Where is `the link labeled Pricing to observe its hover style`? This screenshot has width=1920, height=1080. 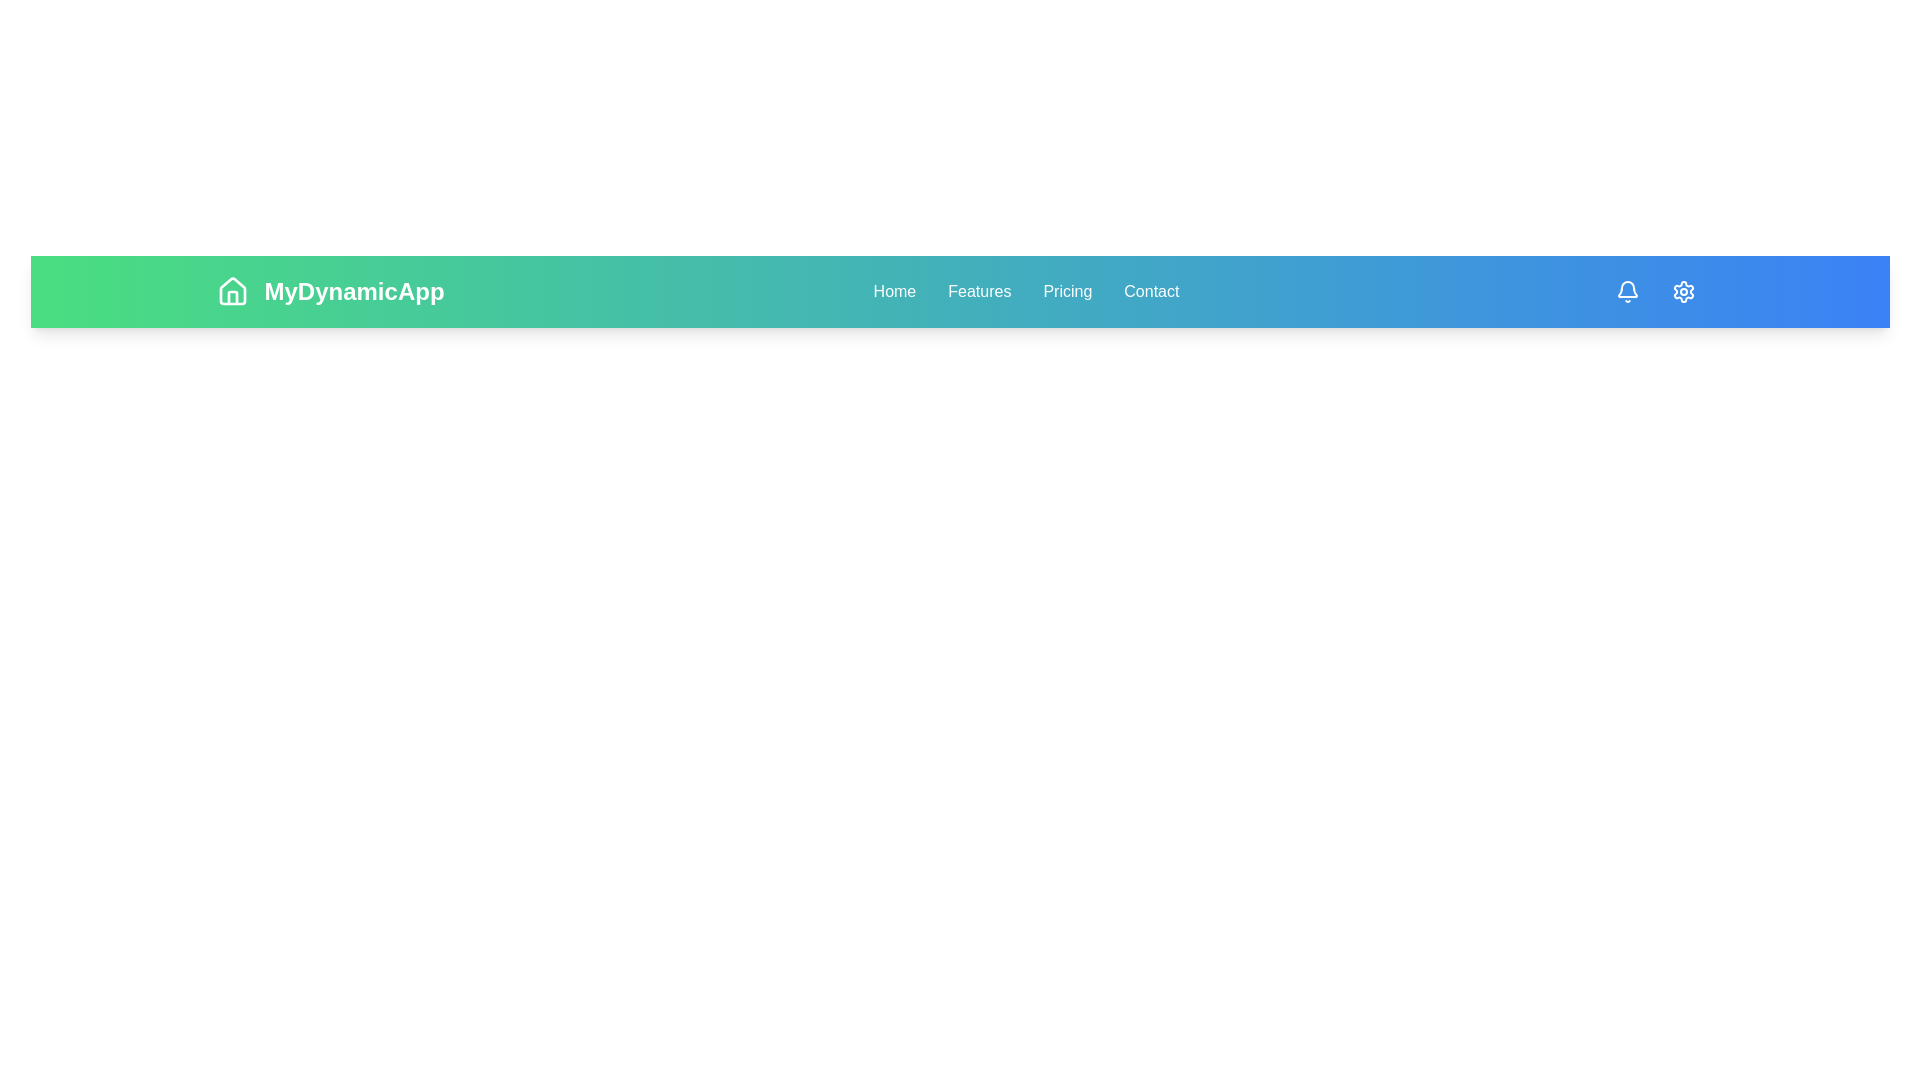
the link labeled Pricing to observe its hover style is located at coordinates (1066, 292).